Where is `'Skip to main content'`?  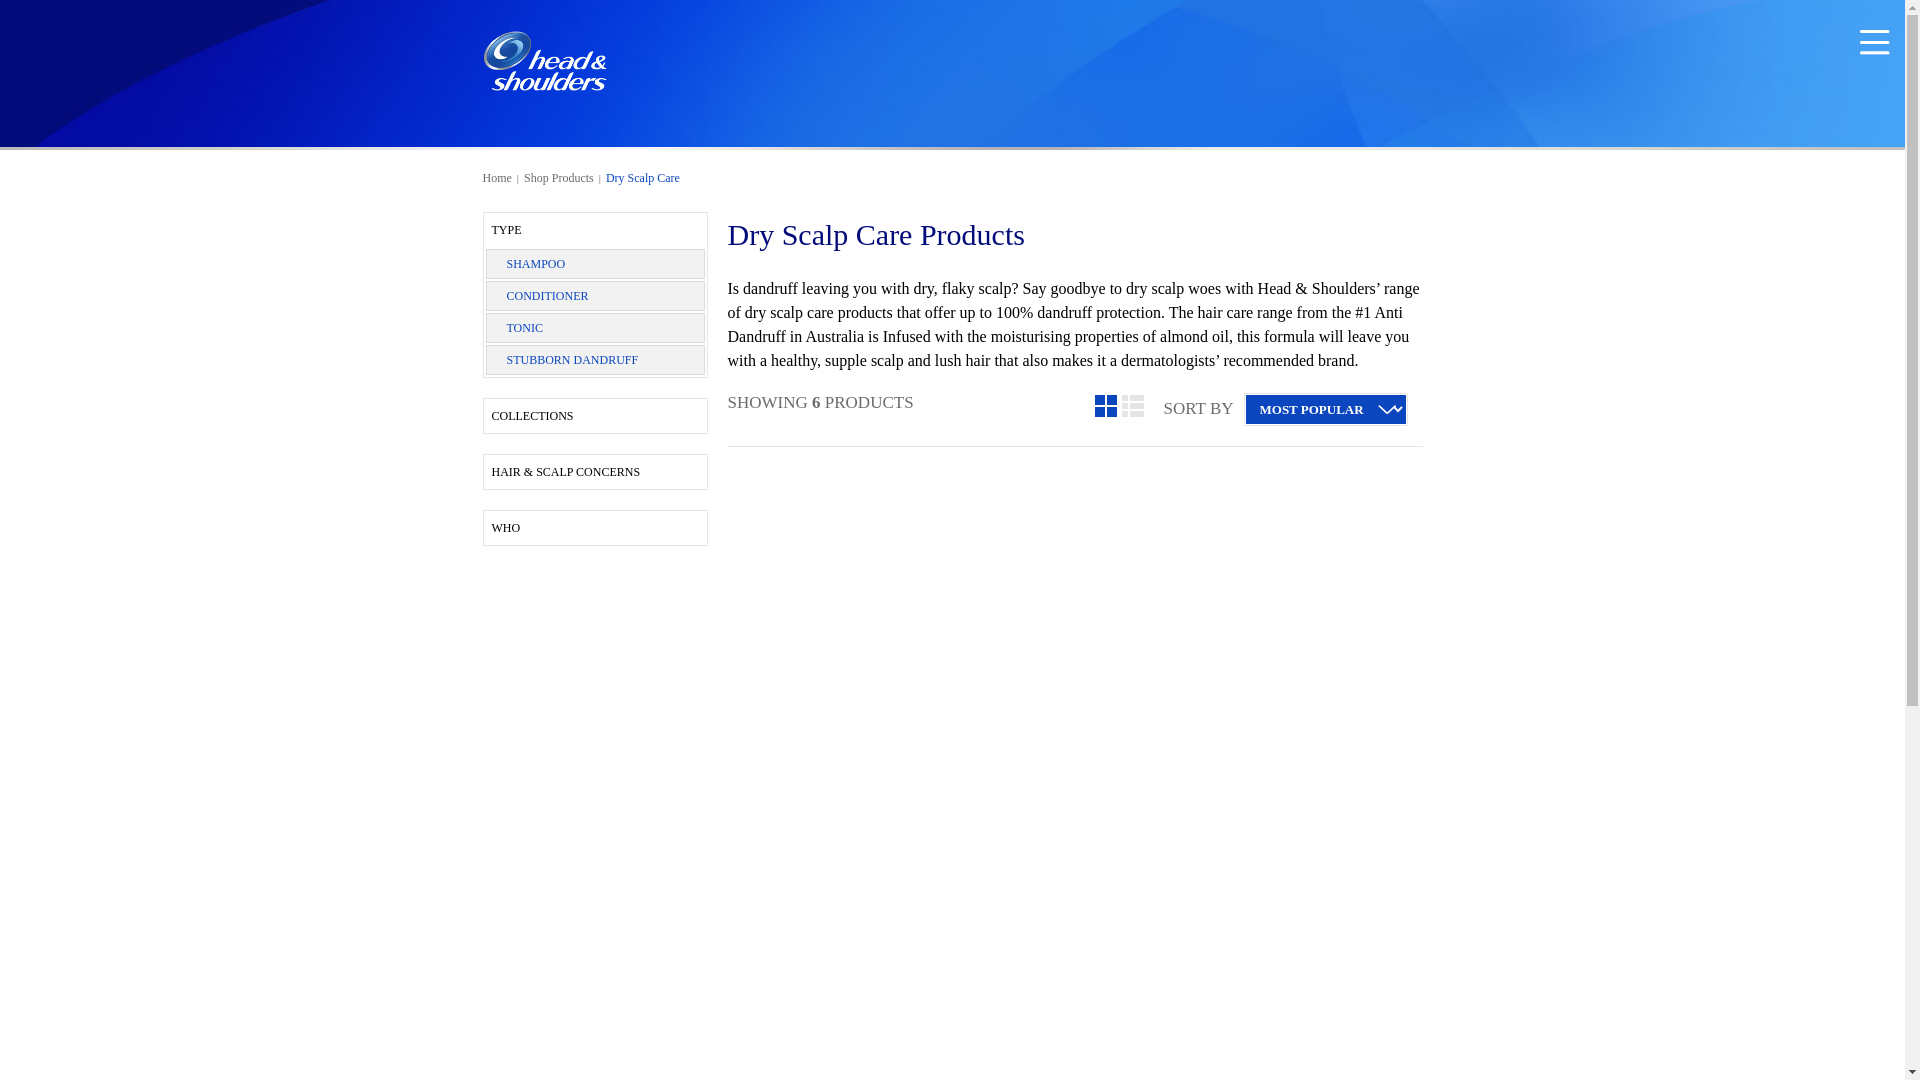 'Skip to main content' is located at coordinates (0, 11).